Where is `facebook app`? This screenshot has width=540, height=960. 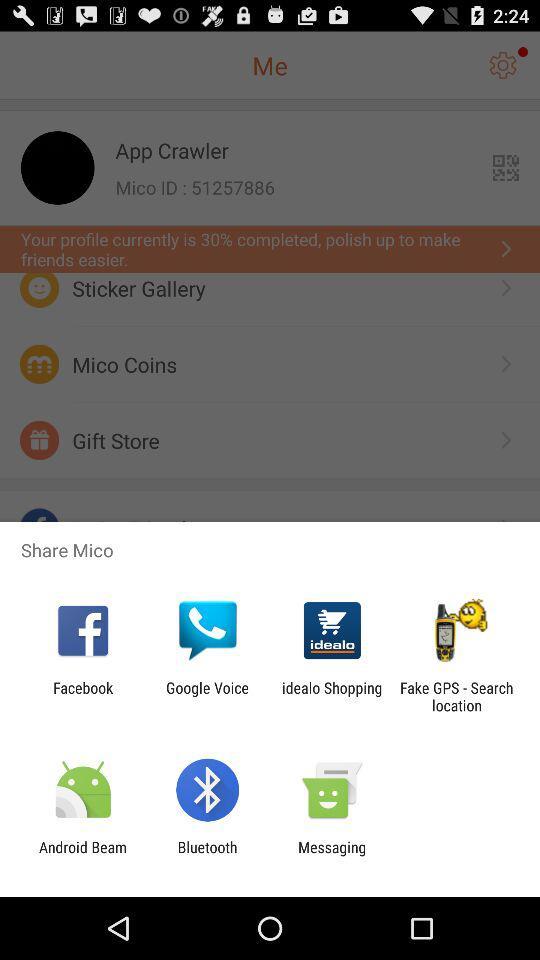
facebook app is located at coordinates (82, 696).